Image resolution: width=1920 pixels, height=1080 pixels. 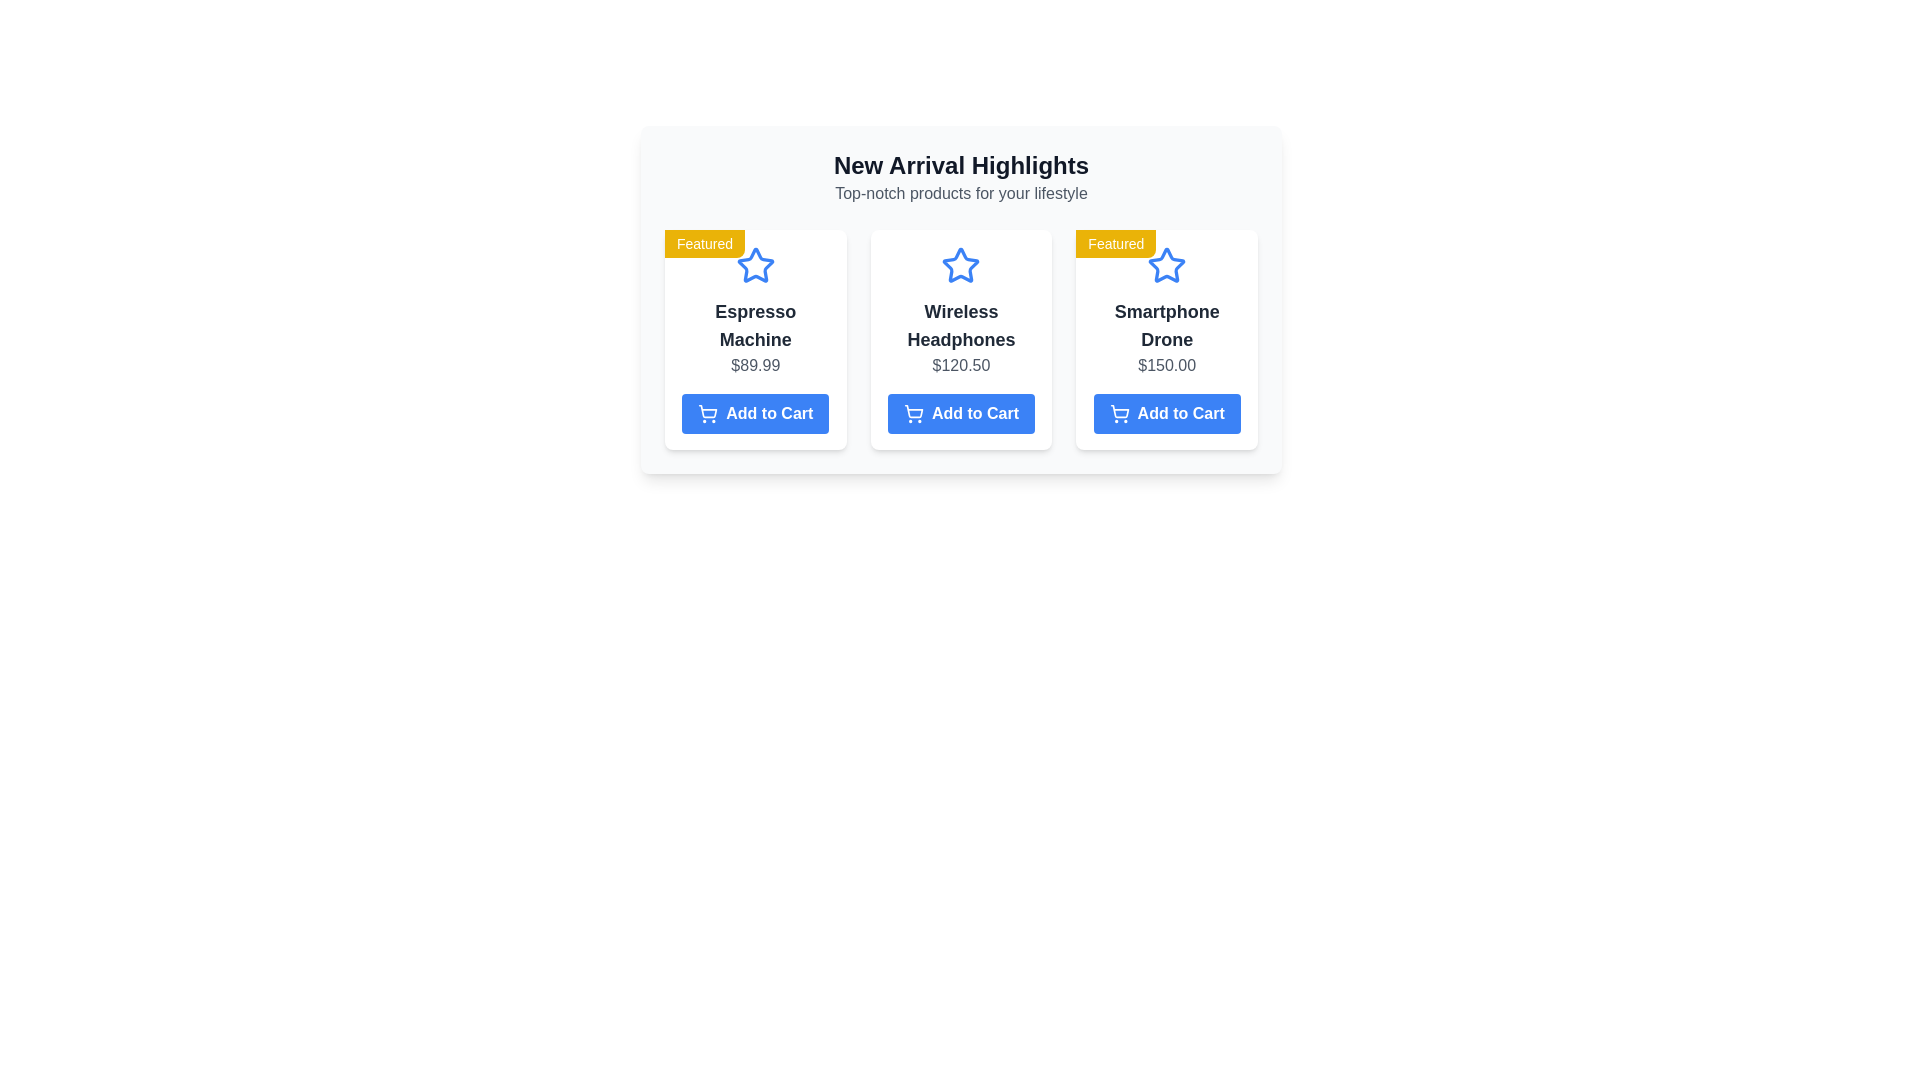 I want to click on the decorative graphic icon located at the top section of the first card, which indicates featured items above the item title 'Espresso Machine', so click(x=754, y=265).